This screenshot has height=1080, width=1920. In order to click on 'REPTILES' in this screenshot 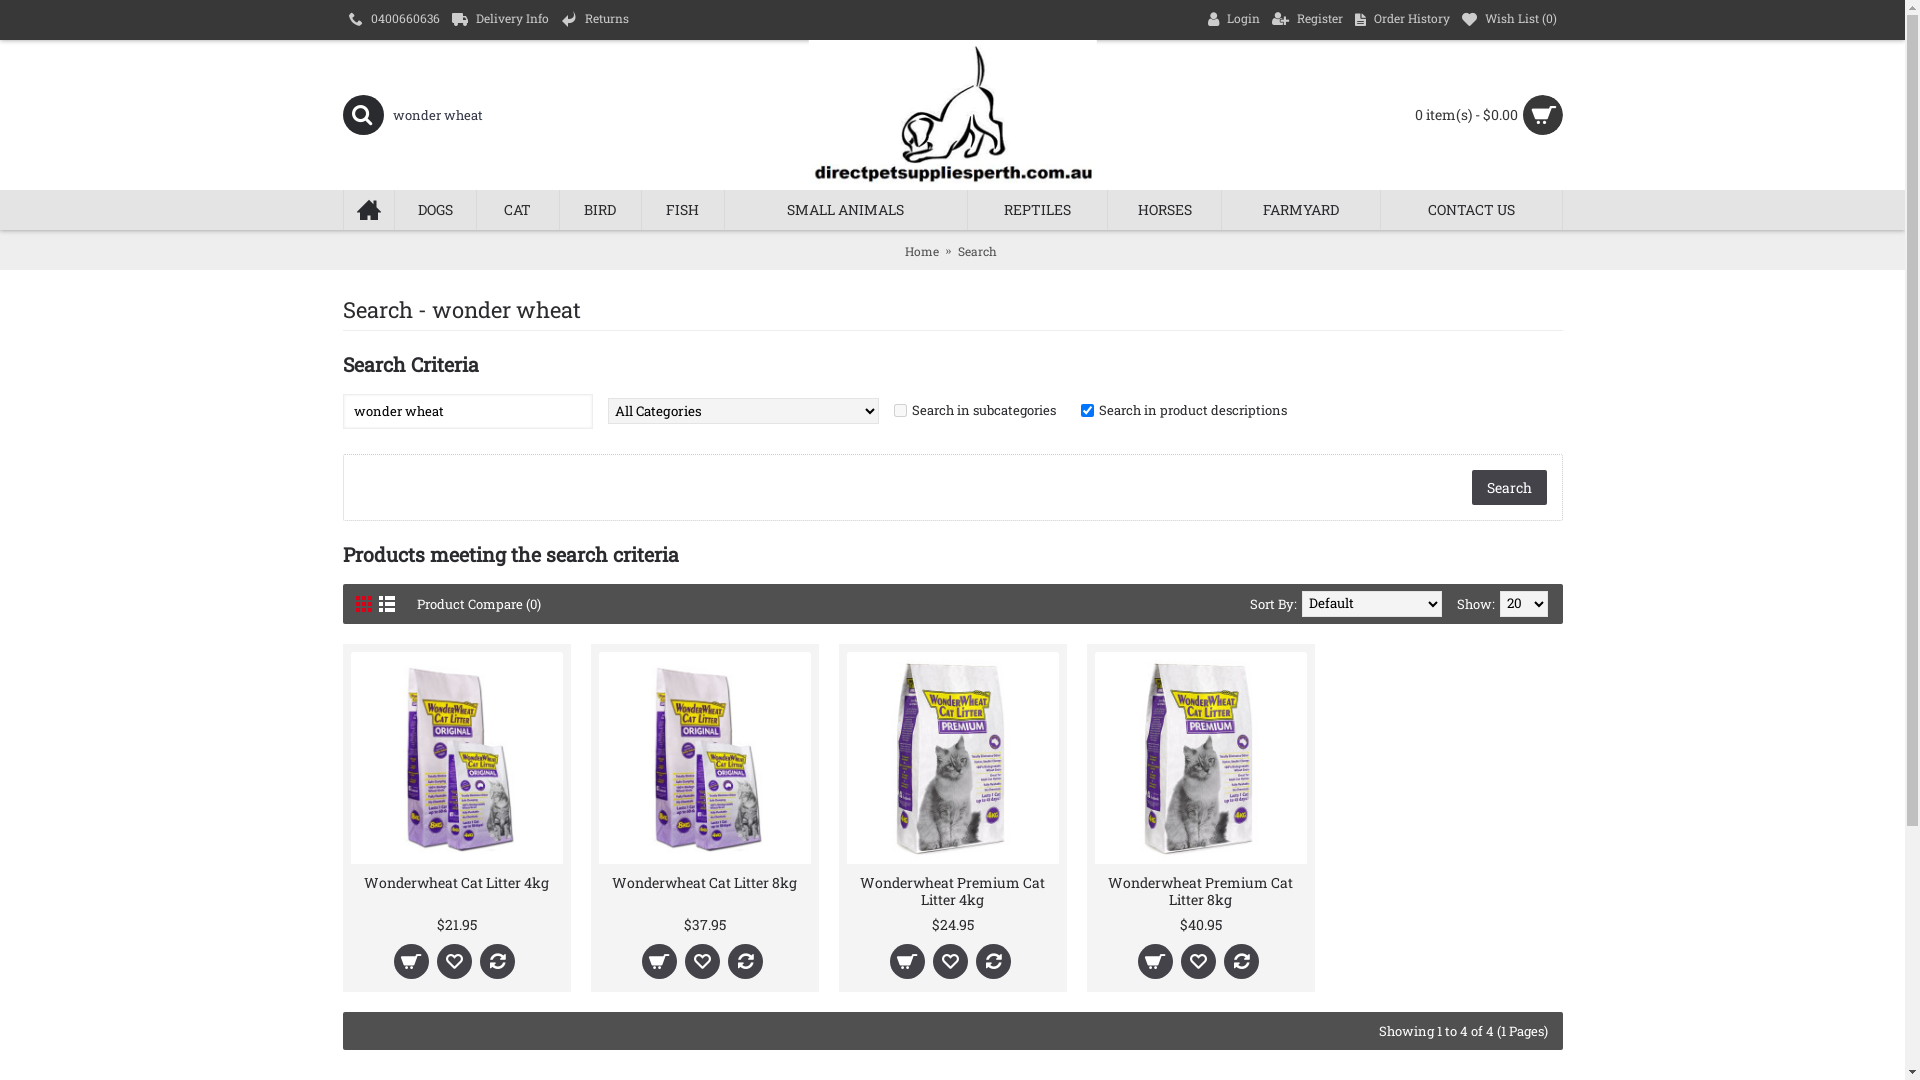, I will do `click(968, 209)`.